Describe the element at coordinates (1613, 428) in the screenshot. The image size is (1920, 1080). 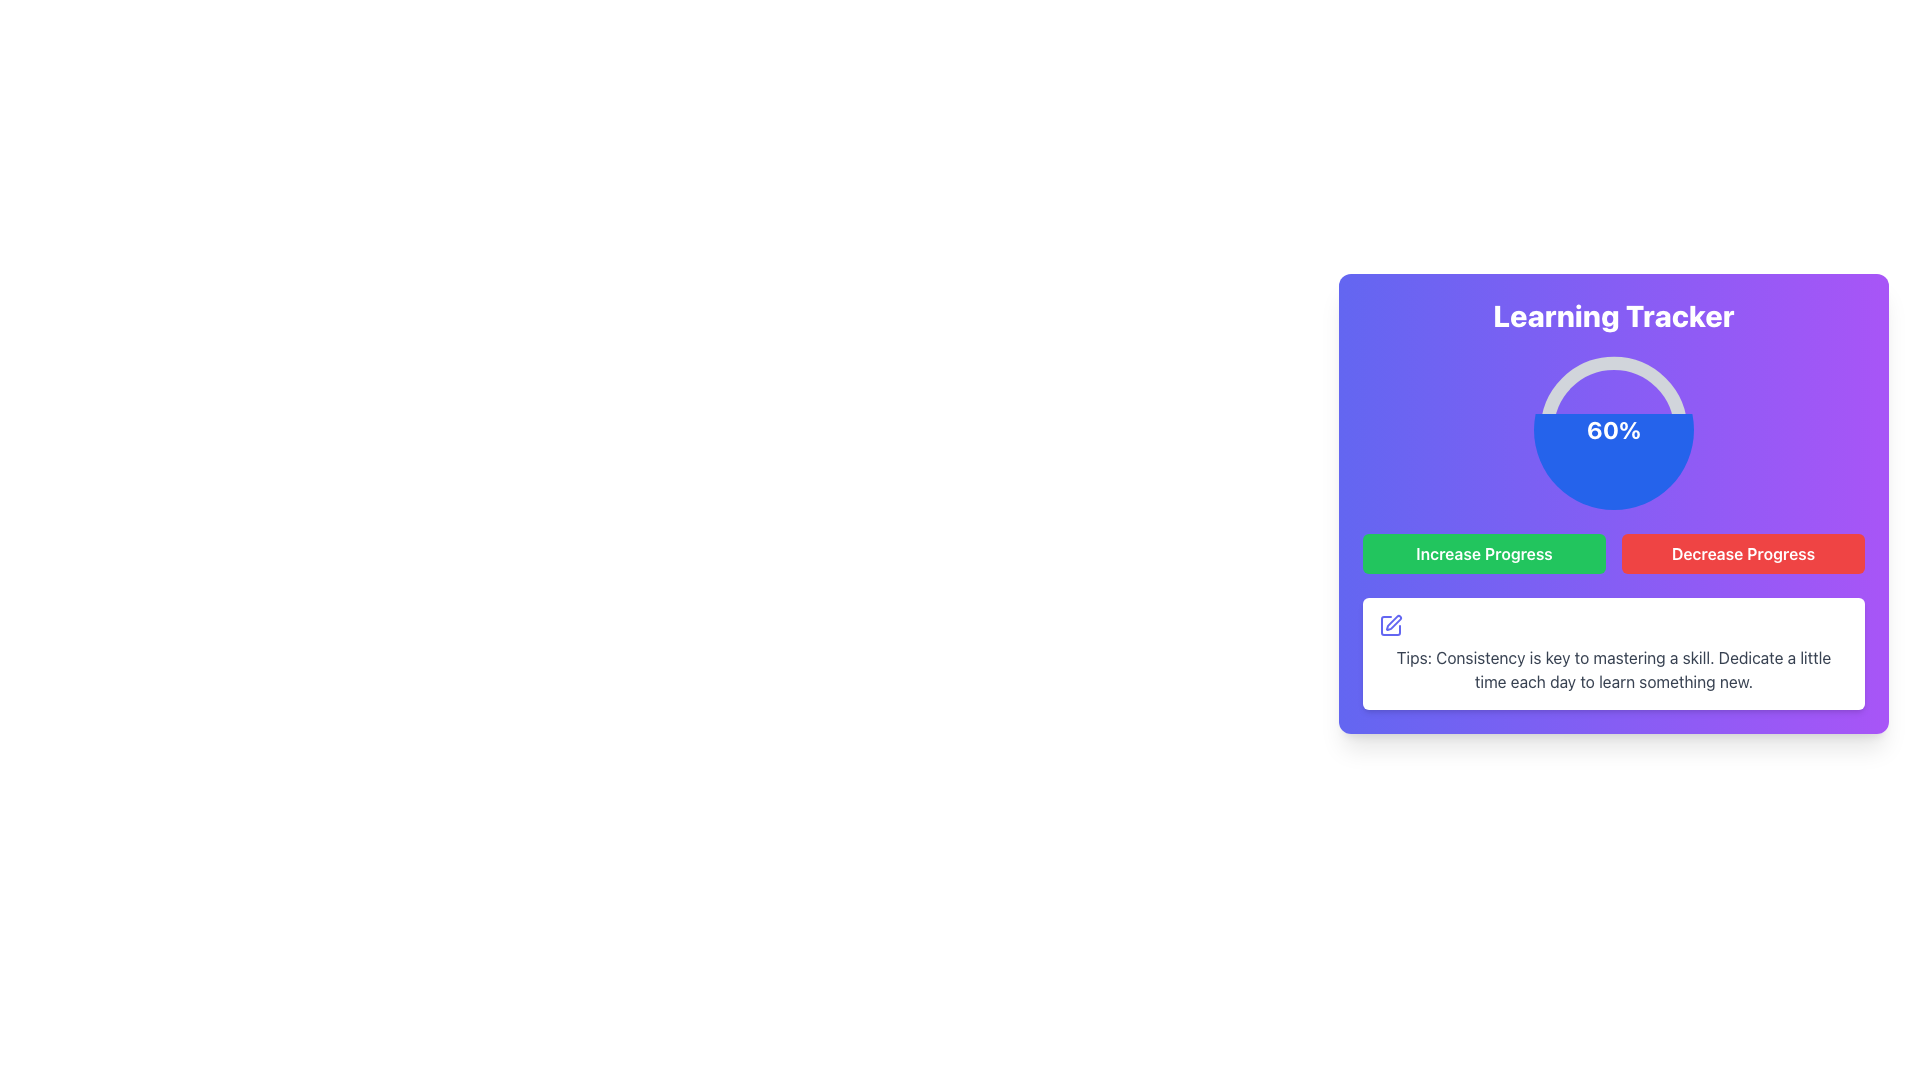
I see `the Circular Progress Indicator that visually represents 60% completion, which is centrally aligned within the purple 'Learning Tracker' card` at that location.